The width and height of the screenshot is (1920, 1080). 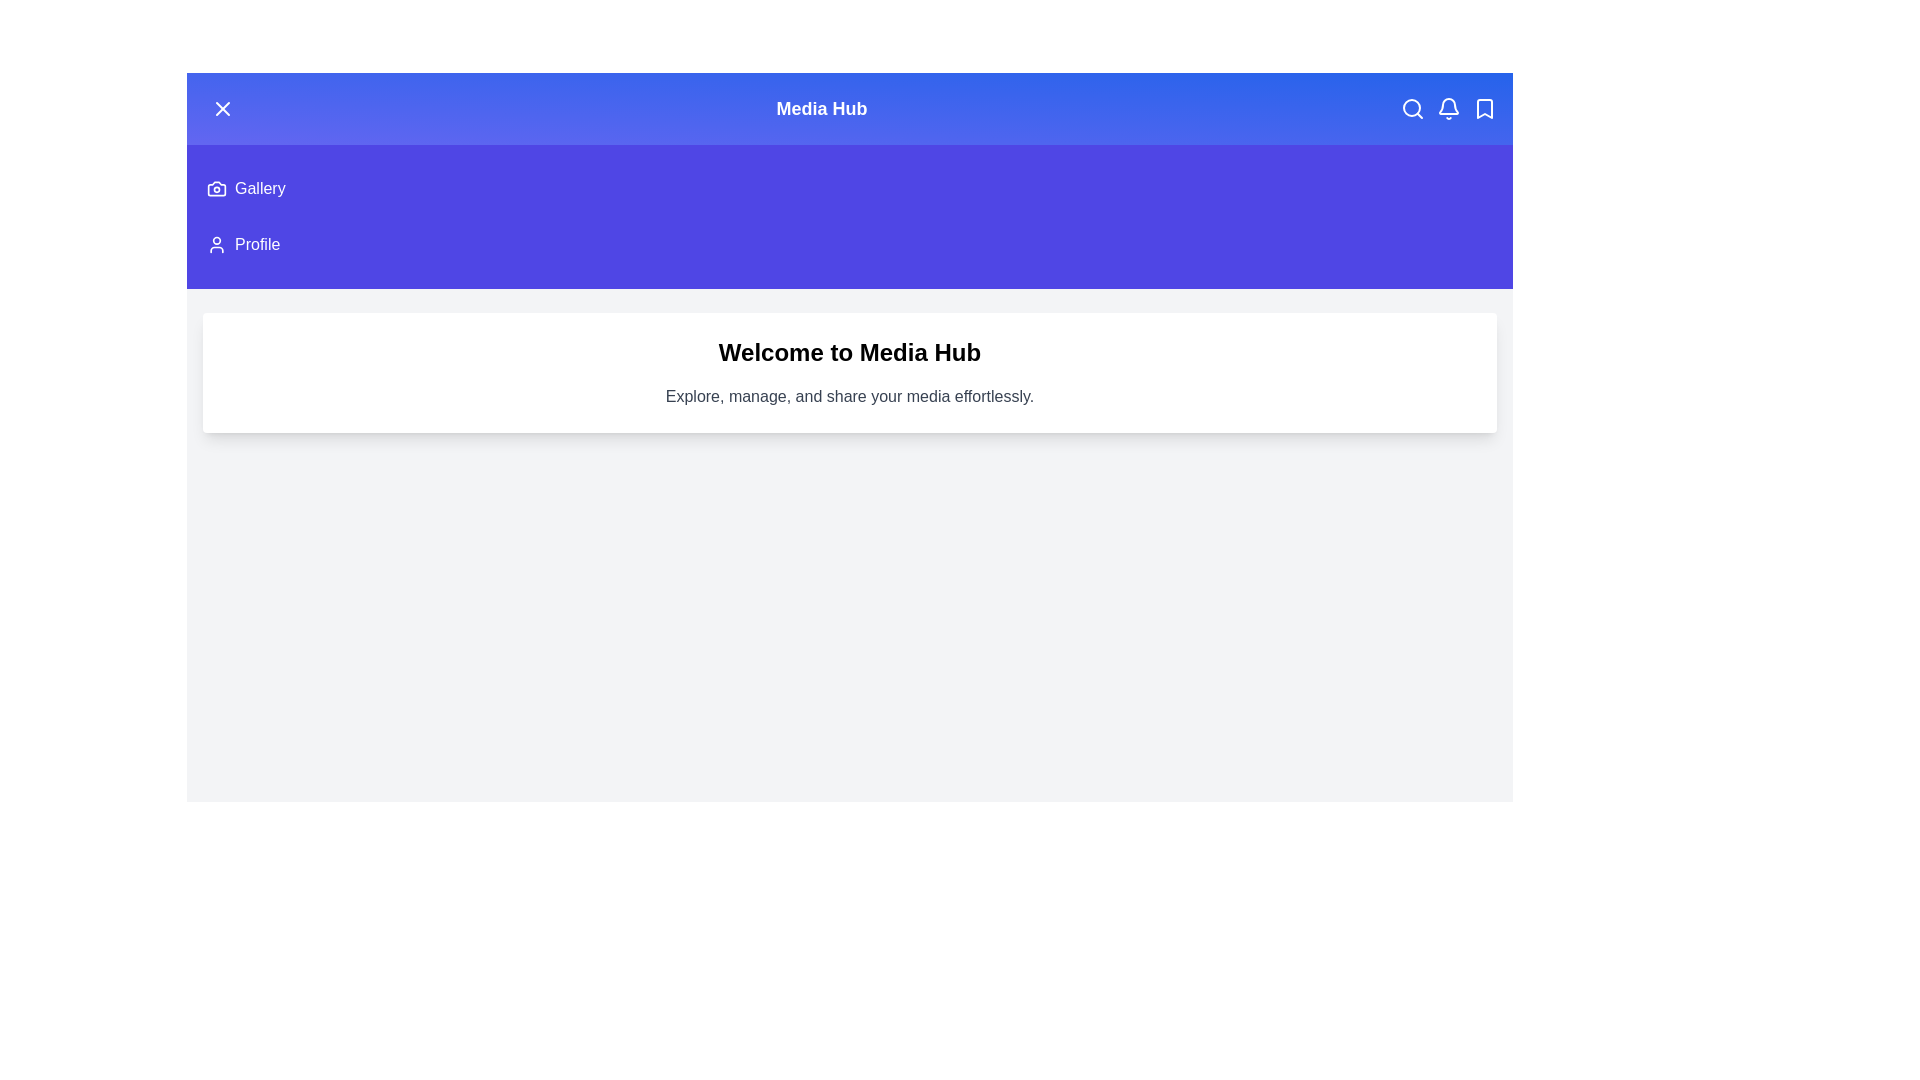 I want to click on the notification bell icon in the top right corner, so click(x=1448, y=108).